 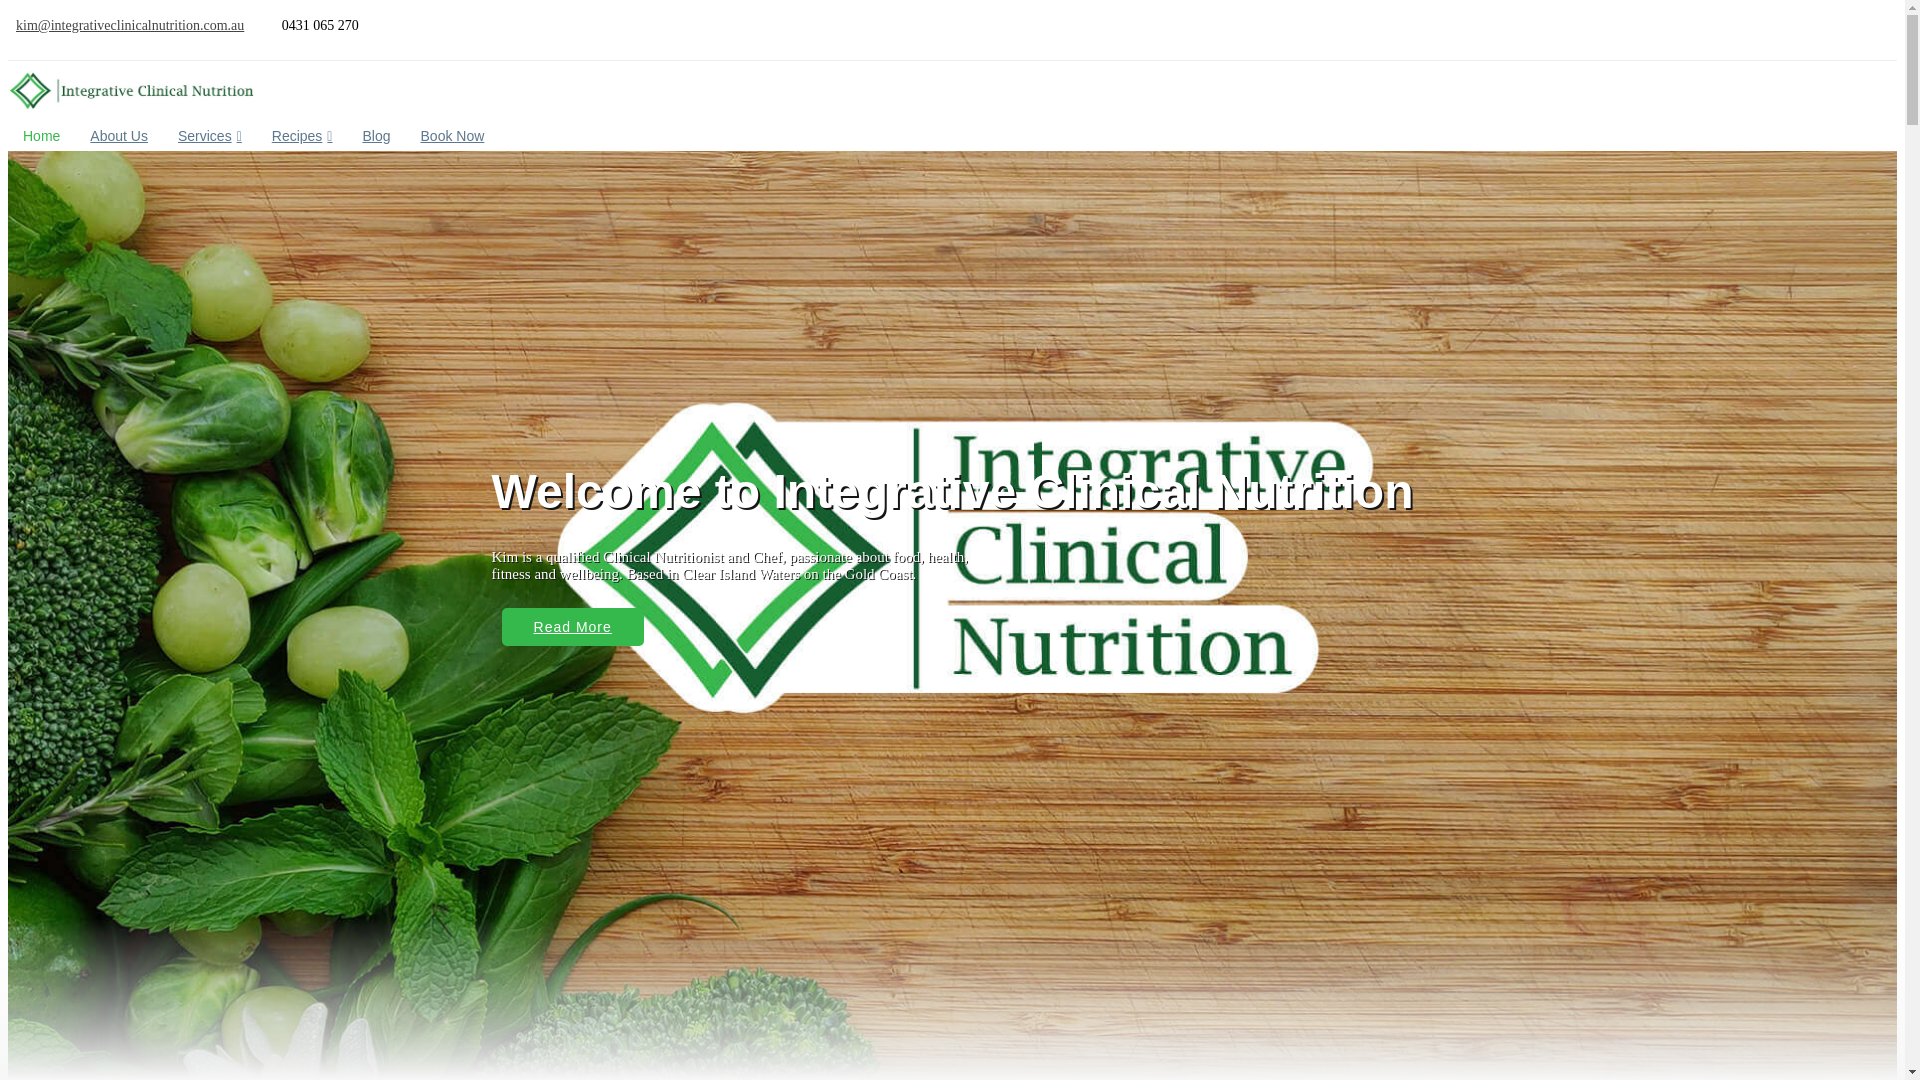 I want to click on 'About Us', so click(x=118, y=135).